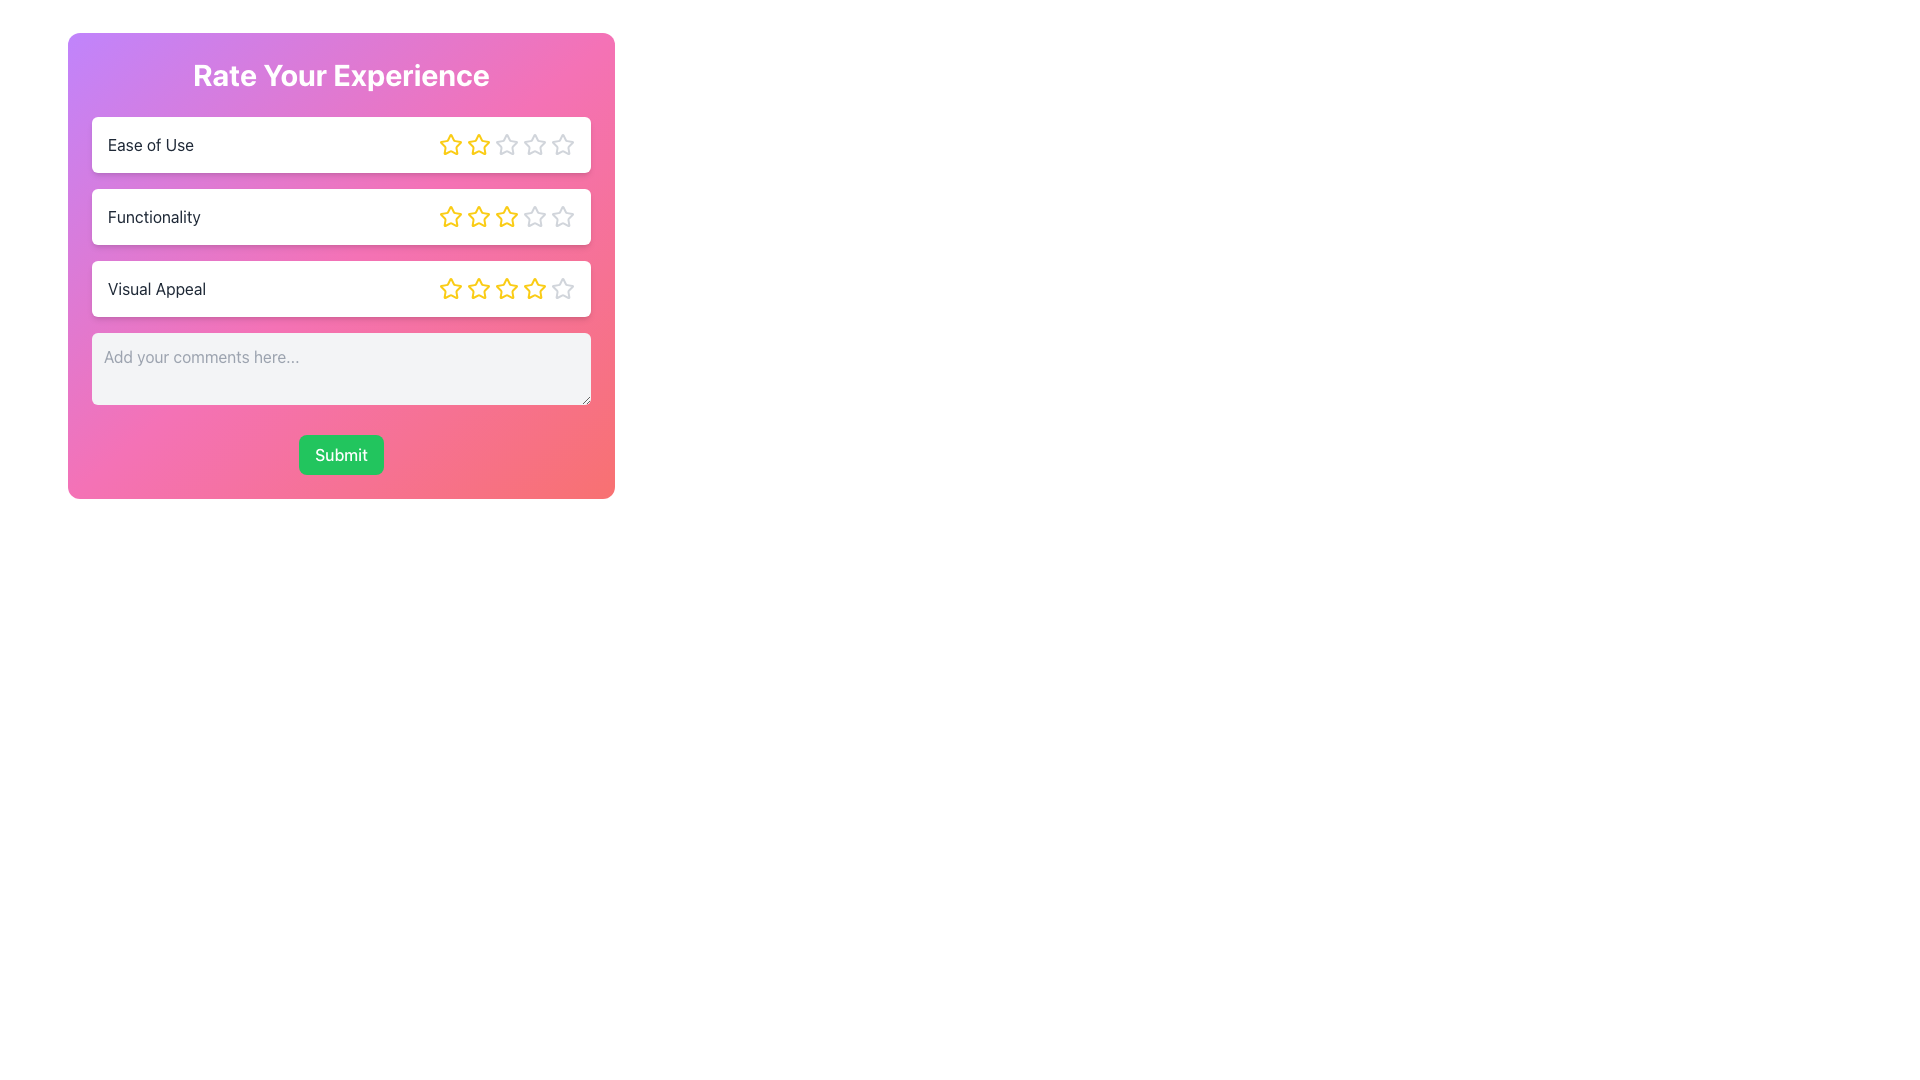 The image size is (1920, 1080). What do you see at coordinates (534, 289) in the screenshot?
I see `the fourth yellow star icon in the 'Visual Appeal' rating section to rate it` at bounding box center [534, 289].